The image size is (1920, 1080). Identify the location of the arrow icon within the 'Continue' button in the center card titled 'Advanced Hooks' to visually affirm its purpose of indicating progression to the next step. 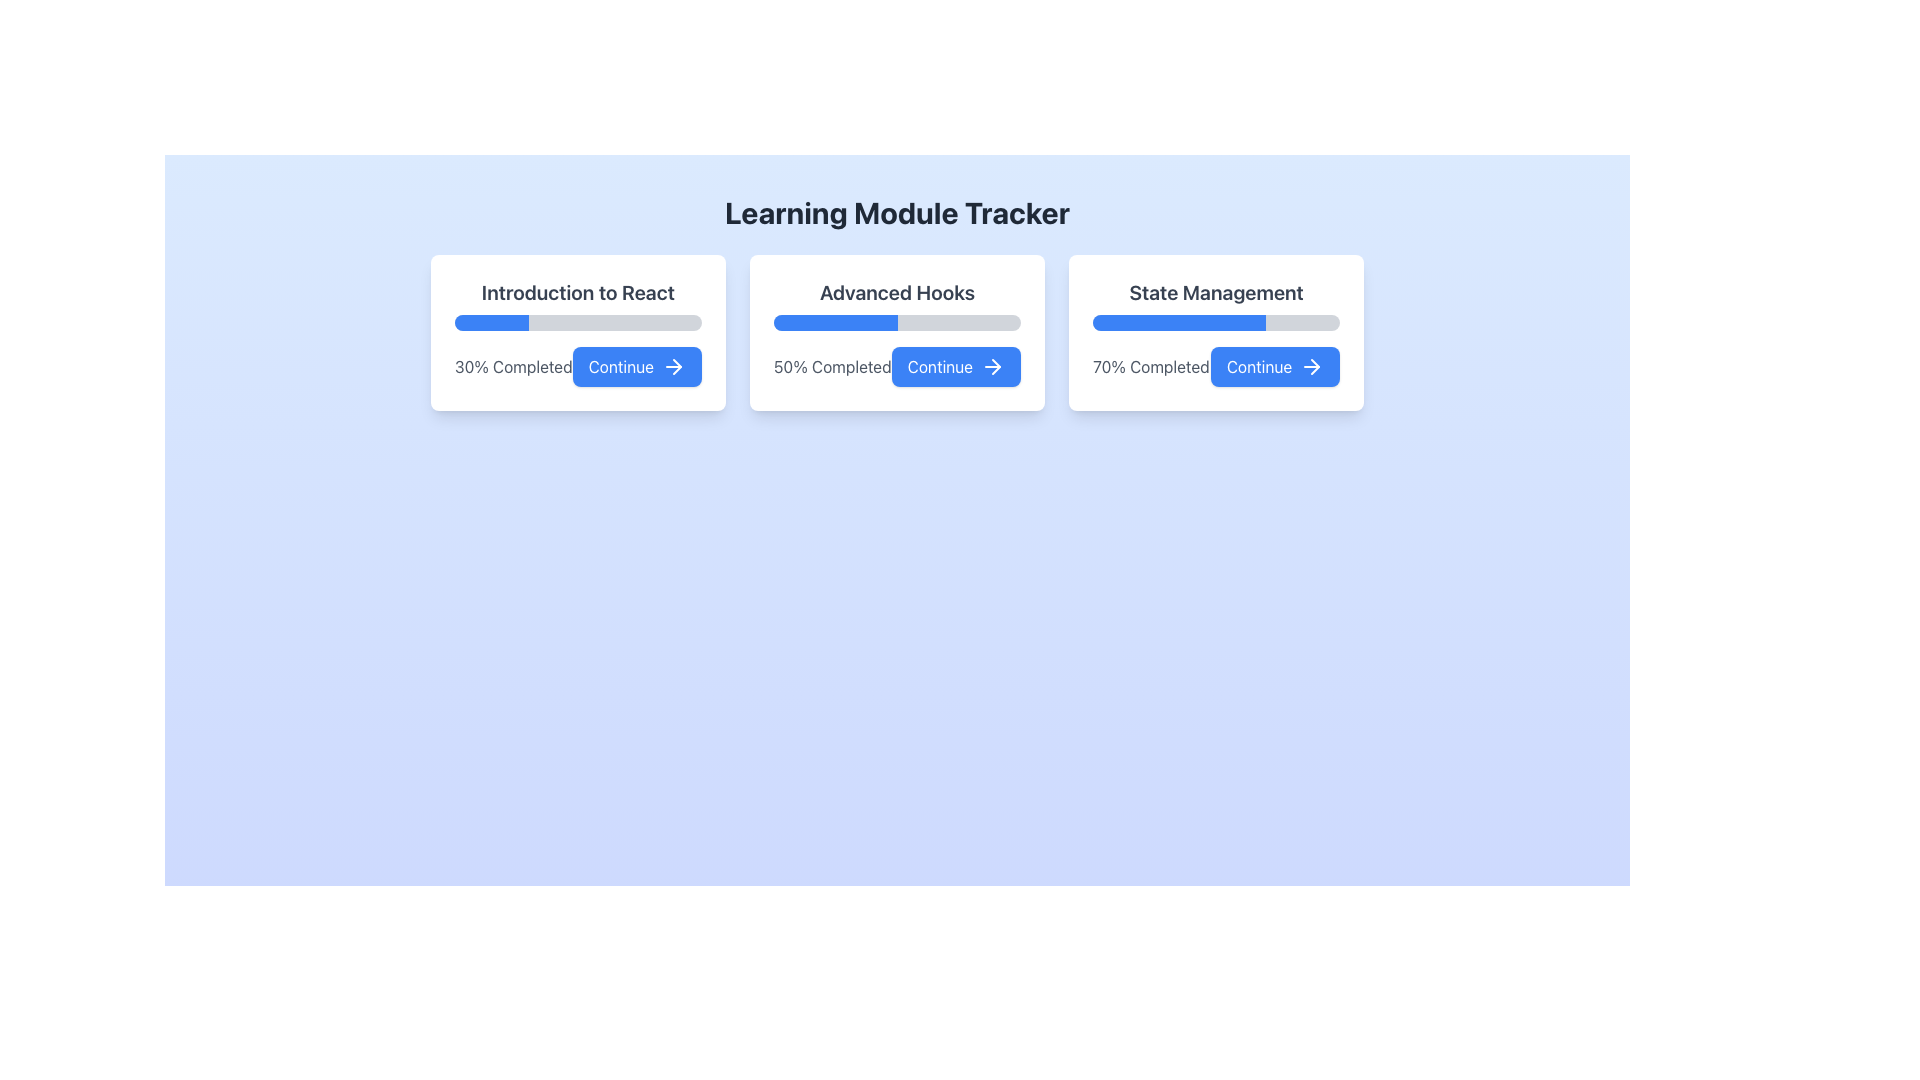
(993, 366).